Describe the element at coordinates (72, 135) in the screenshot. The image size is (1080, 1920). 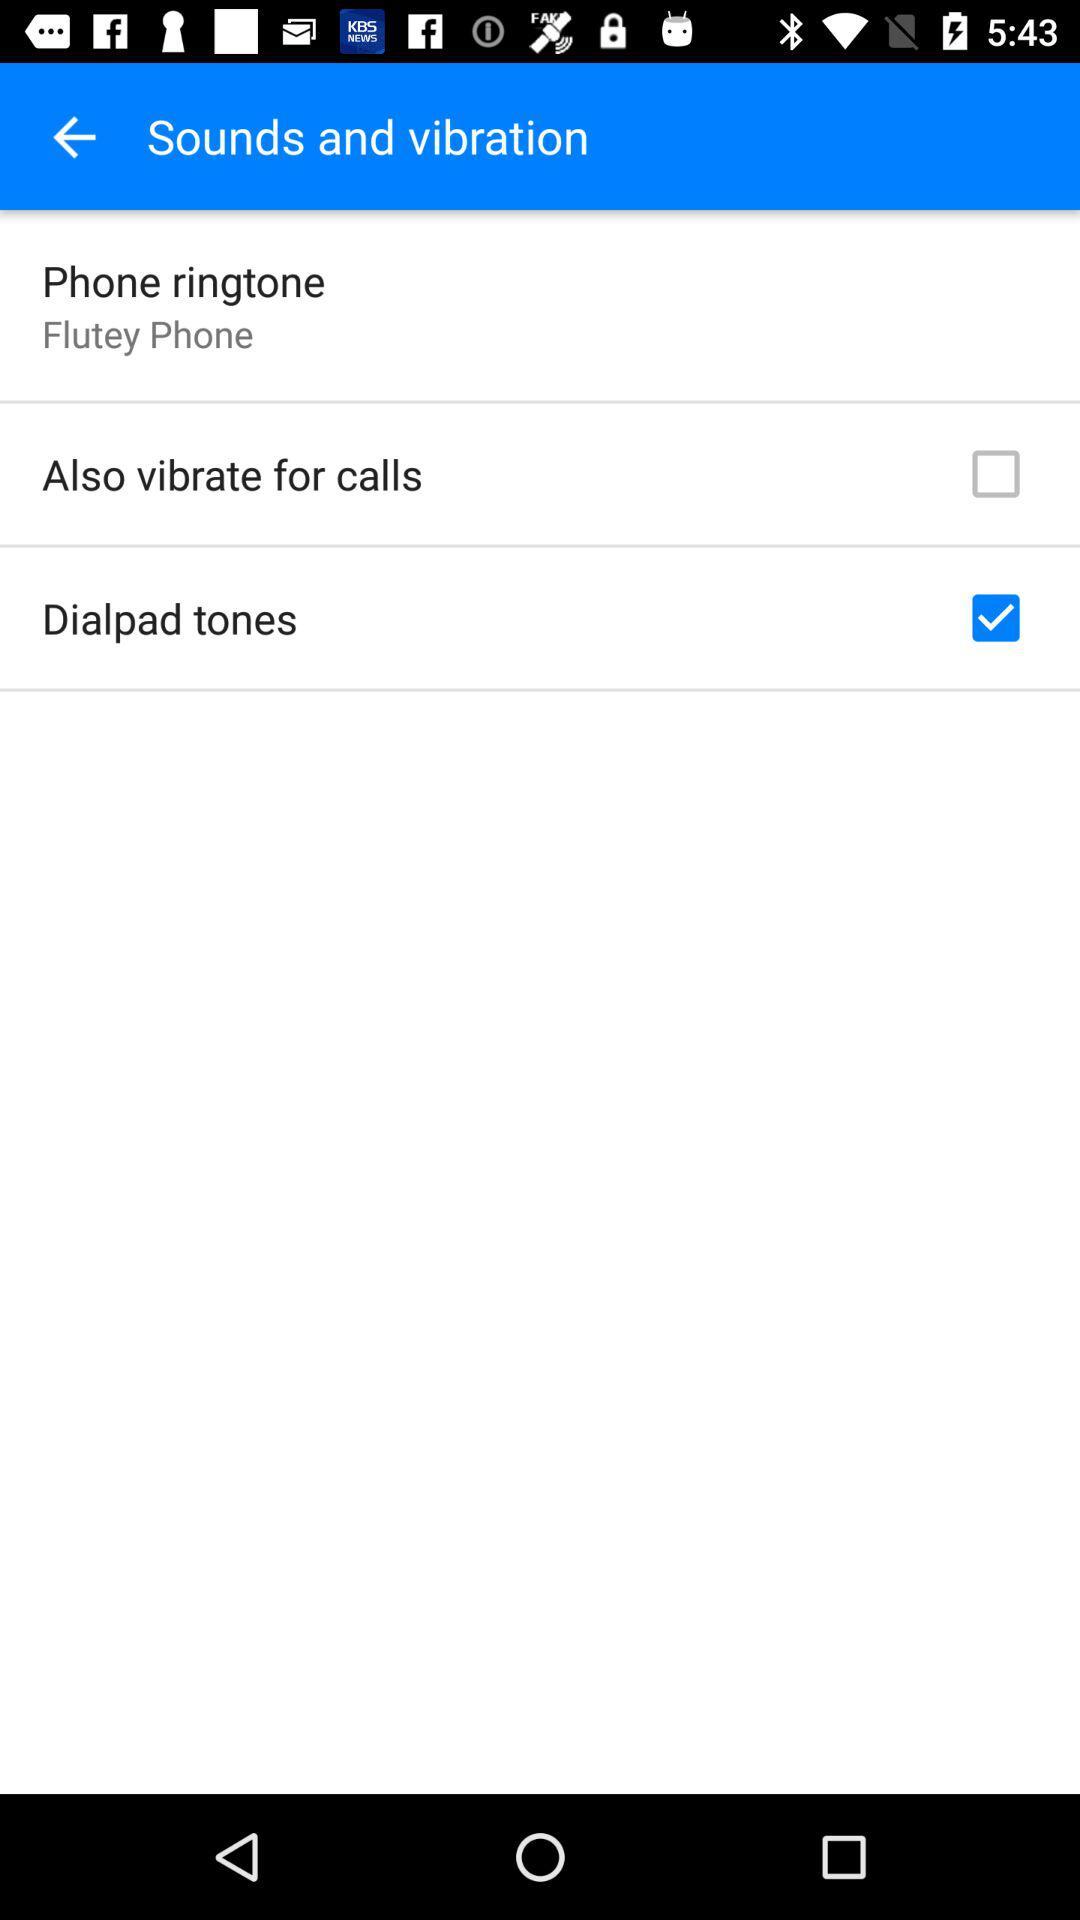
I see `the icon next to sounds and vibration icon` at that location.